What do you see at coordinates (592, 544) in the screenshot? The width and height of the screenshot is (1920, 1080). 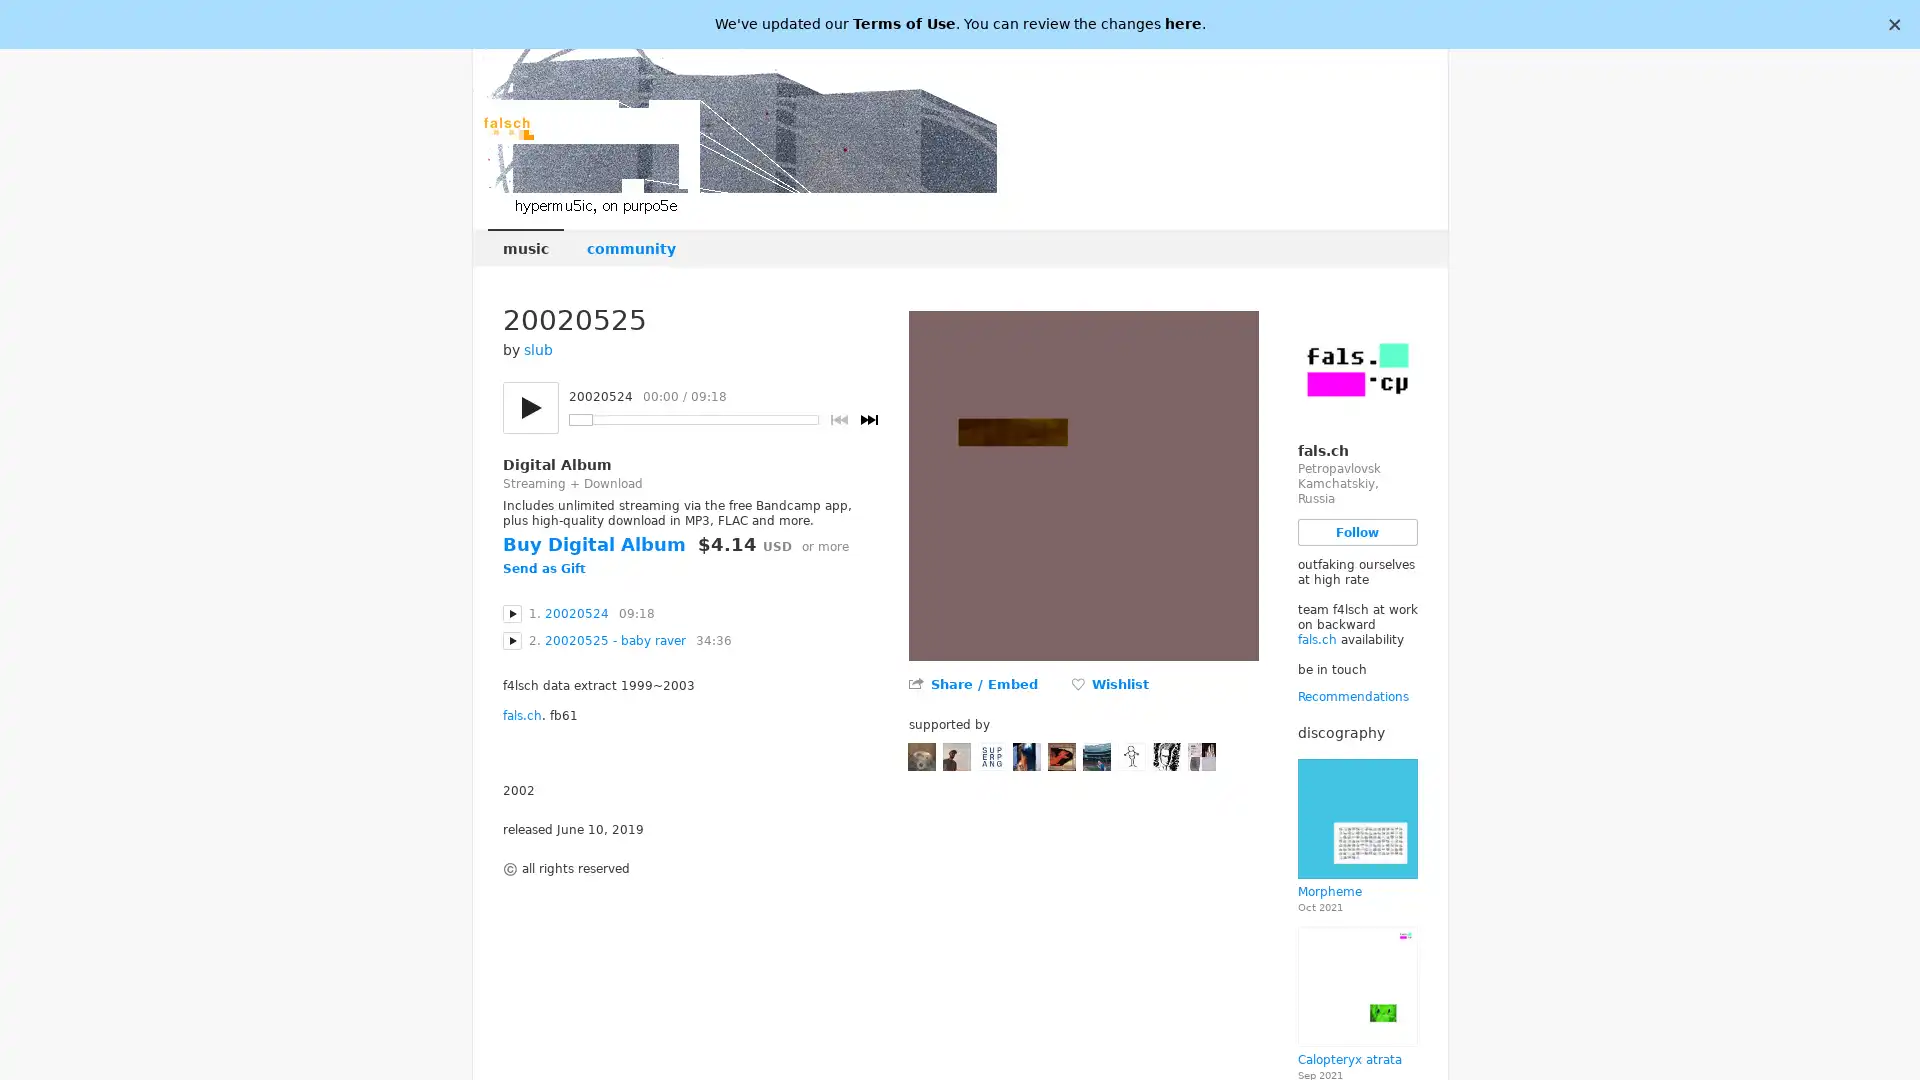 I see `Buy Digital Album` at bounding box center [592, 544].